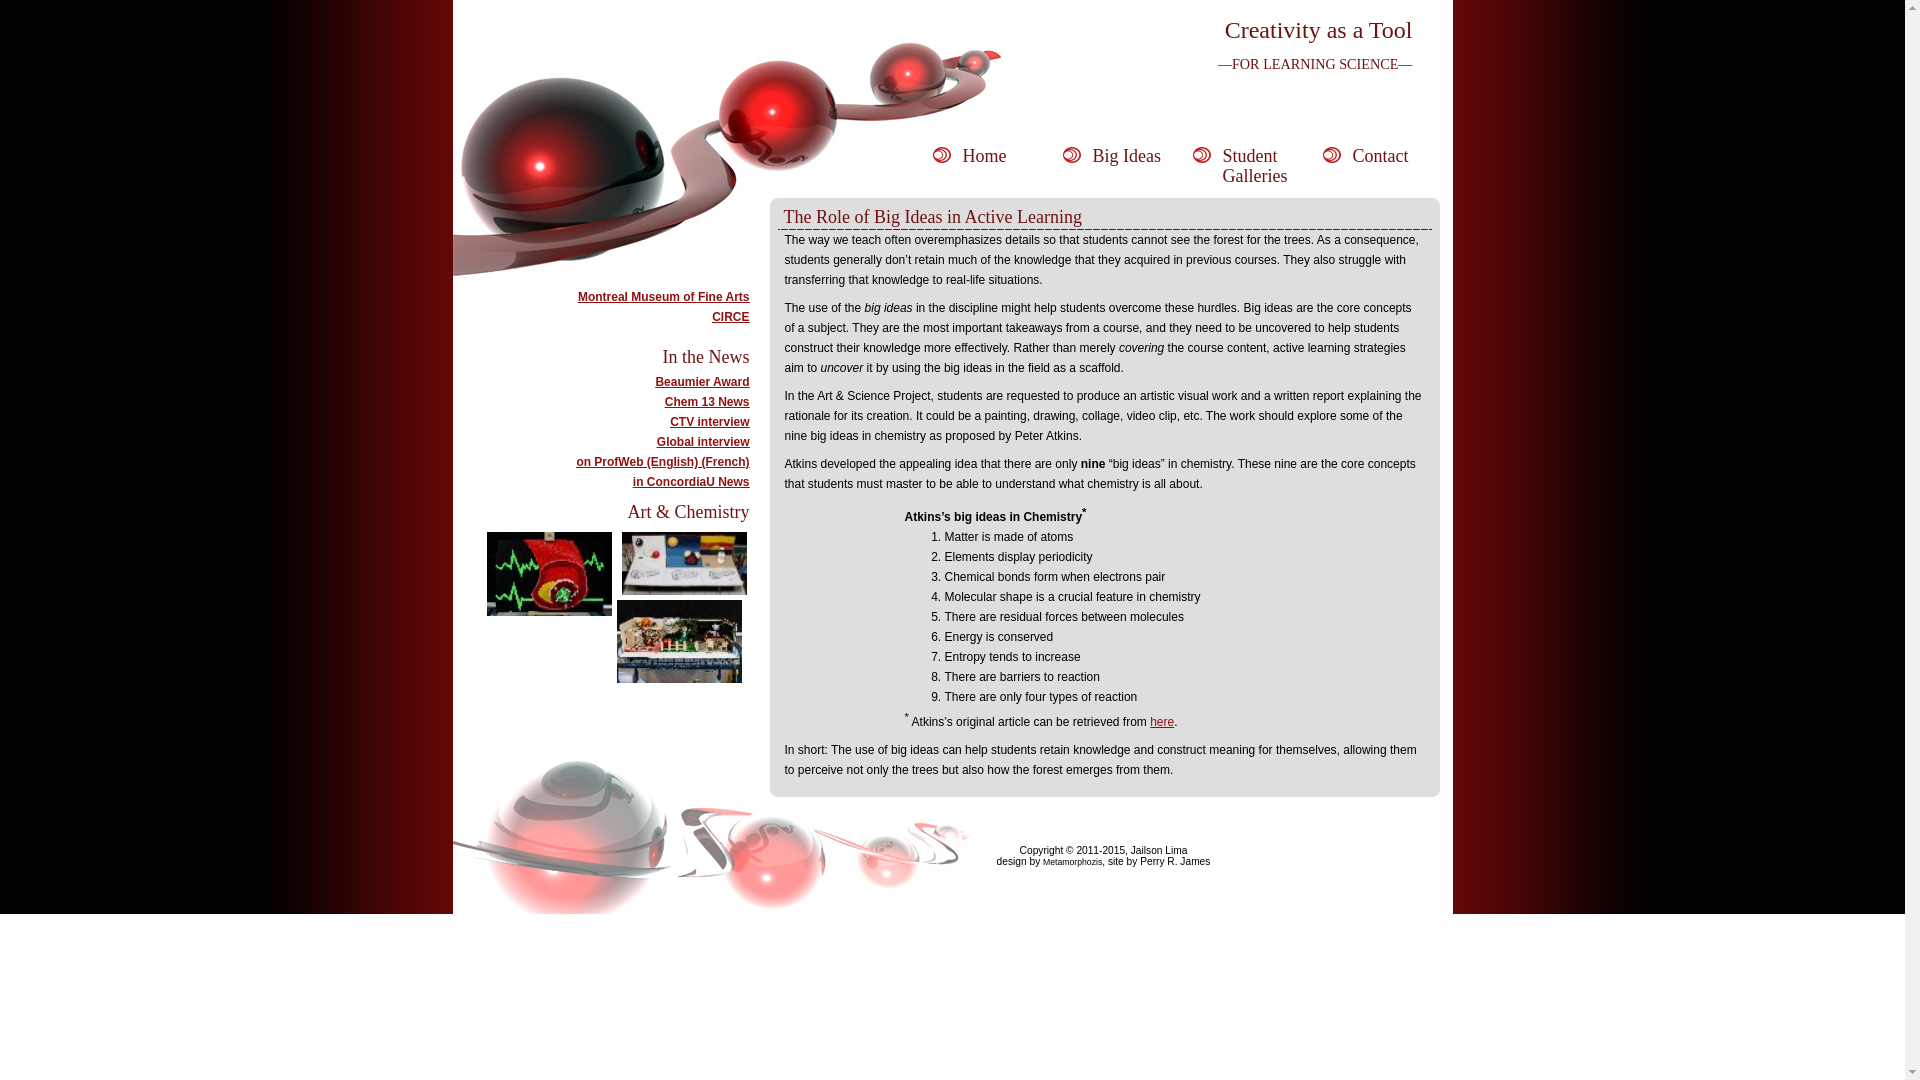 This screenshot has width=1920, height=1080. What do you see at coordinates (663, 297) in the screenshot?
I see `'Montreal Museum of Fine Arts'` at bounding box center [663, 297].